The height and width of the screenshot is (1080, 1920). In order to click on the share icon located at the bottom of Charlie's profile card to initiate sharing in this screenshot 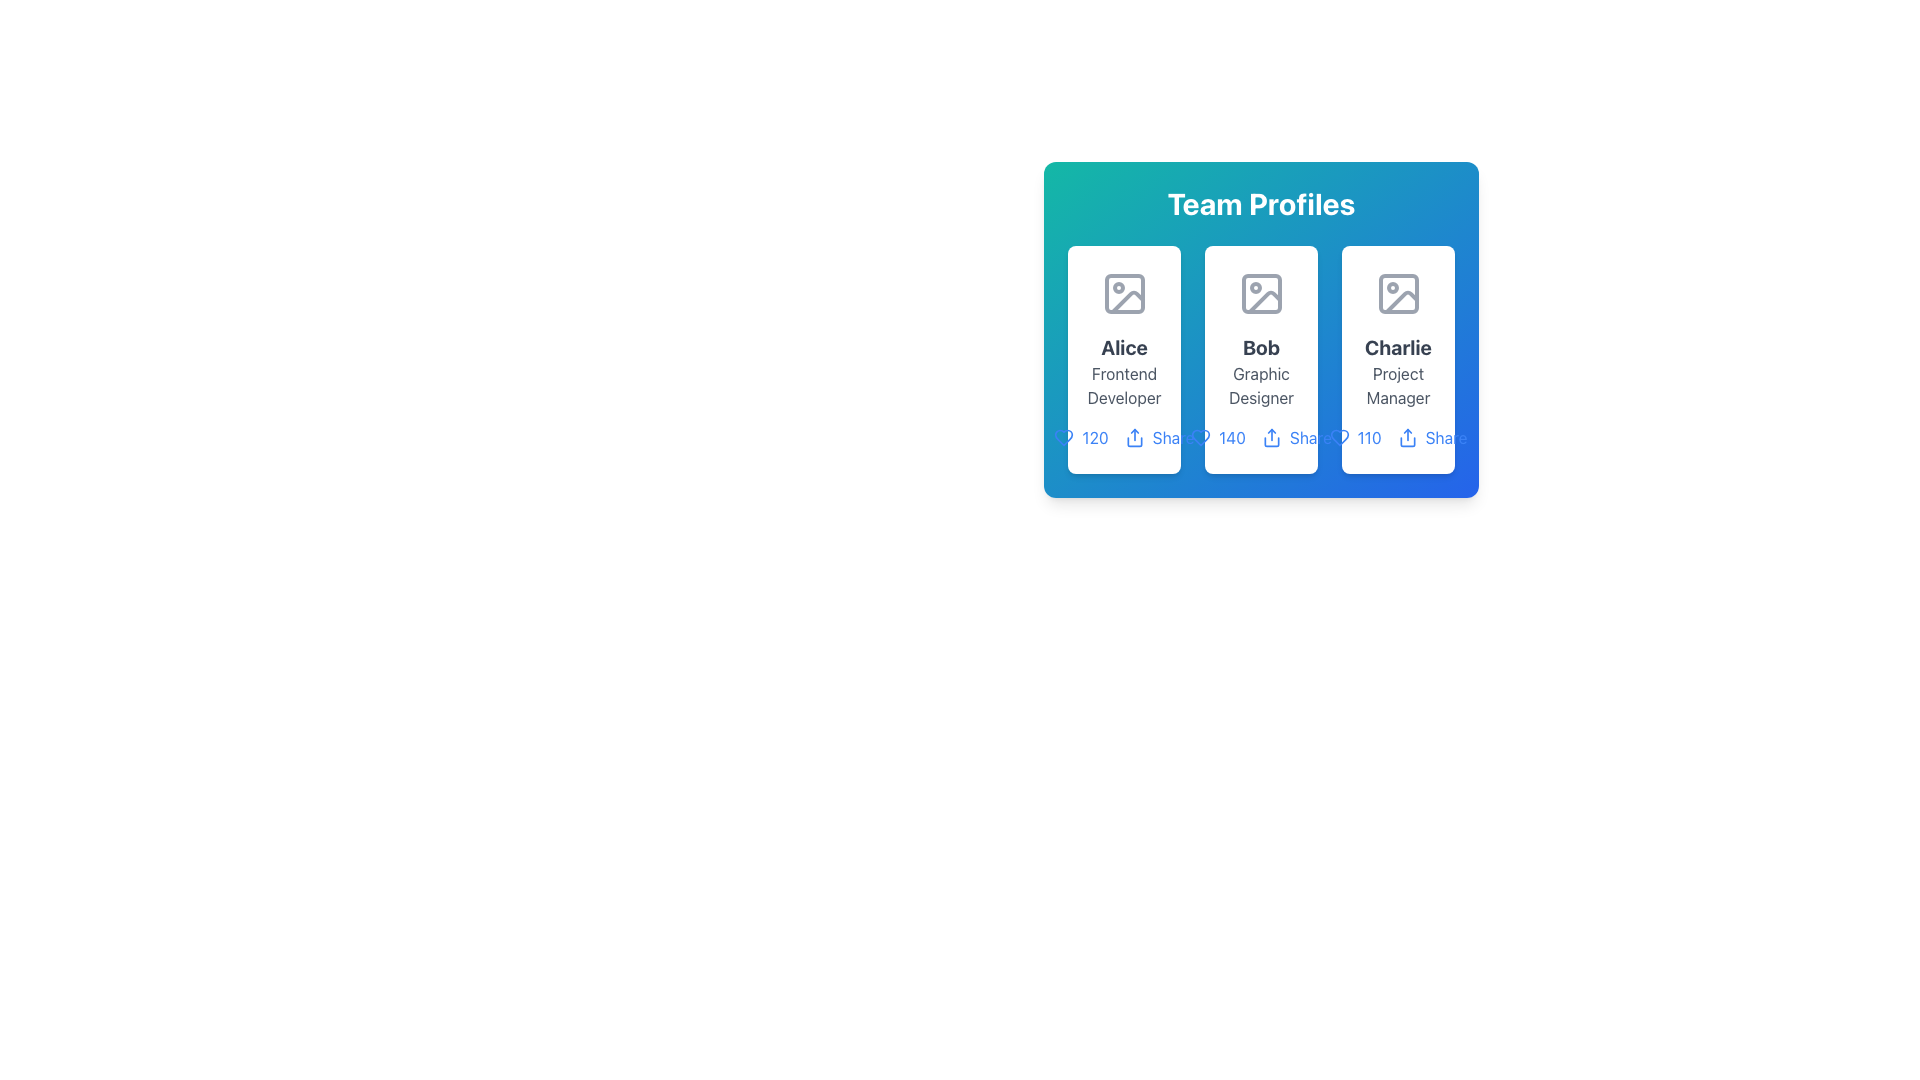, I will do `click(1396, 437)`.